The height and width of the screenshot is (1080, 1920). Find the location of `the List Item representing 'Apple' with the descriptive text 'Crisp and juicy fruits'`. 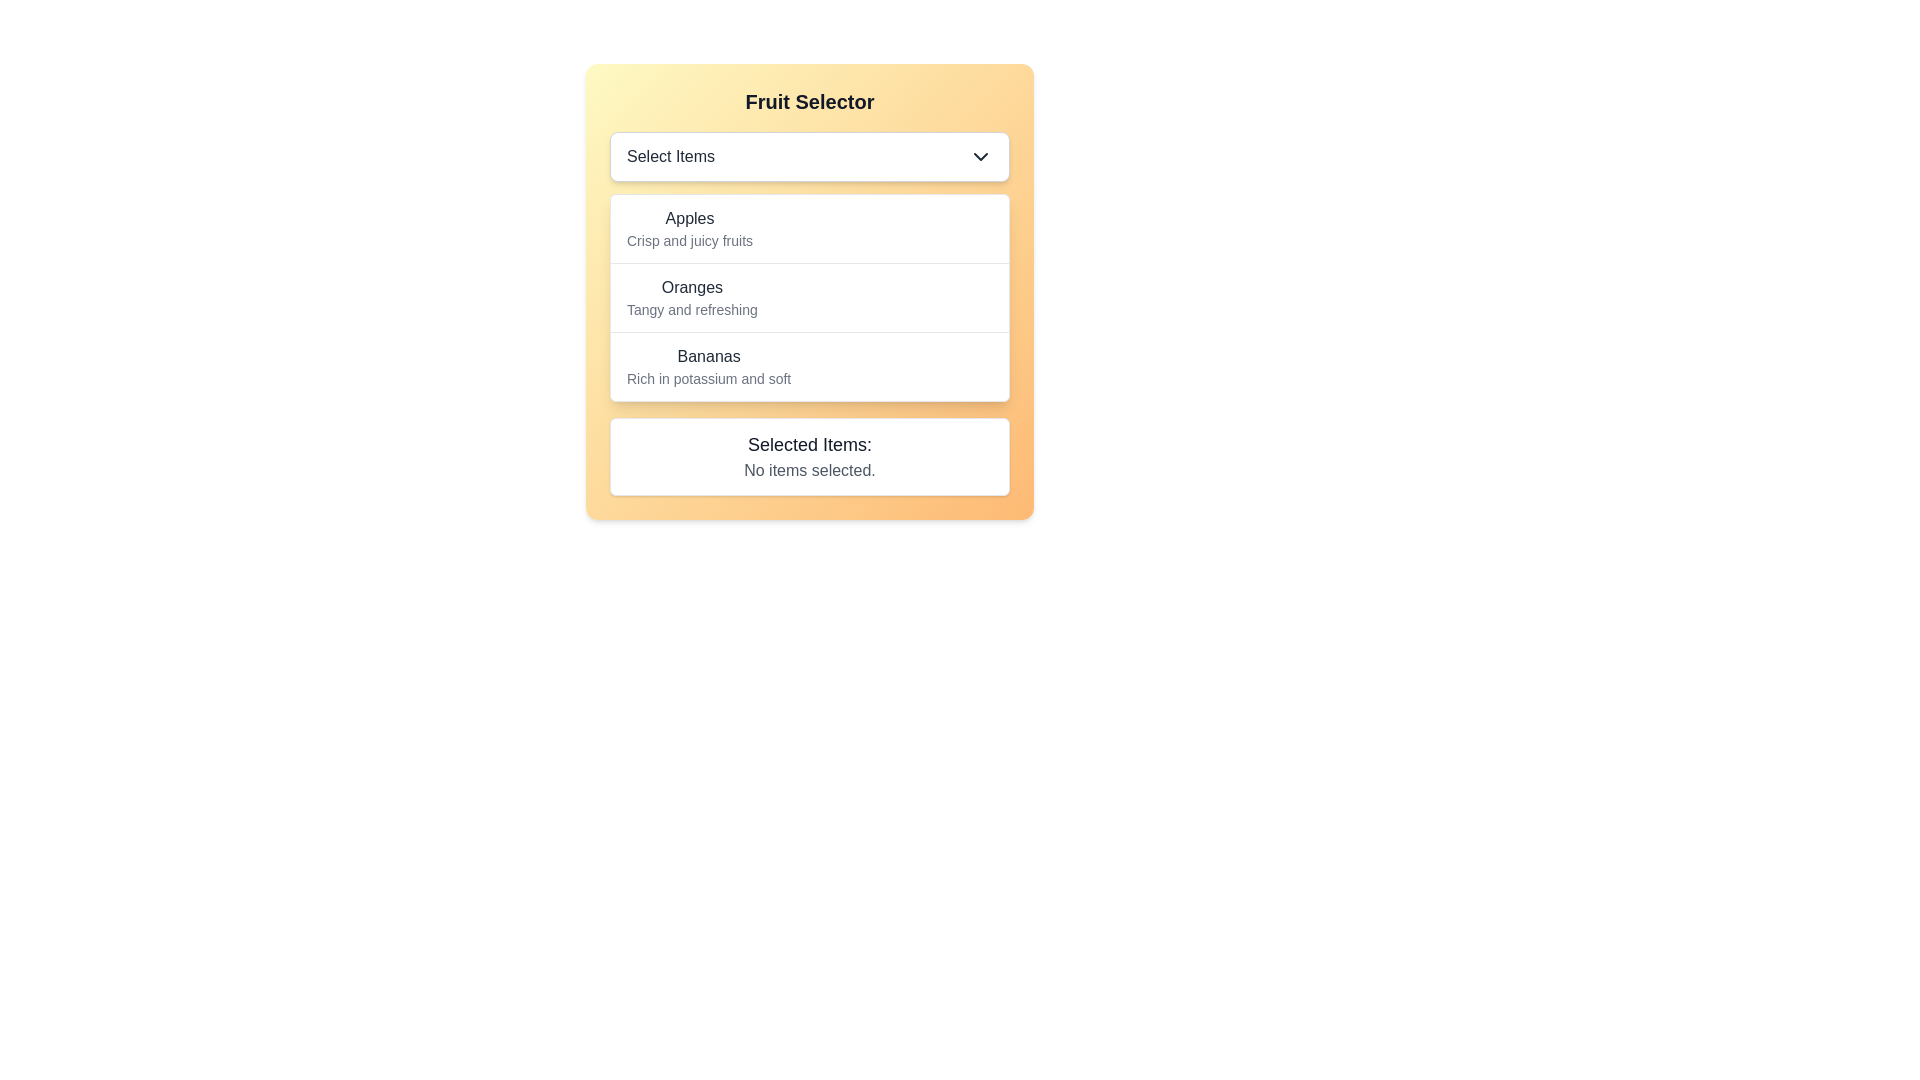

the List Item representing 'Apple' with the descriptive text 'Crisp and juicy fruits' is located at coordinates (690, 227).